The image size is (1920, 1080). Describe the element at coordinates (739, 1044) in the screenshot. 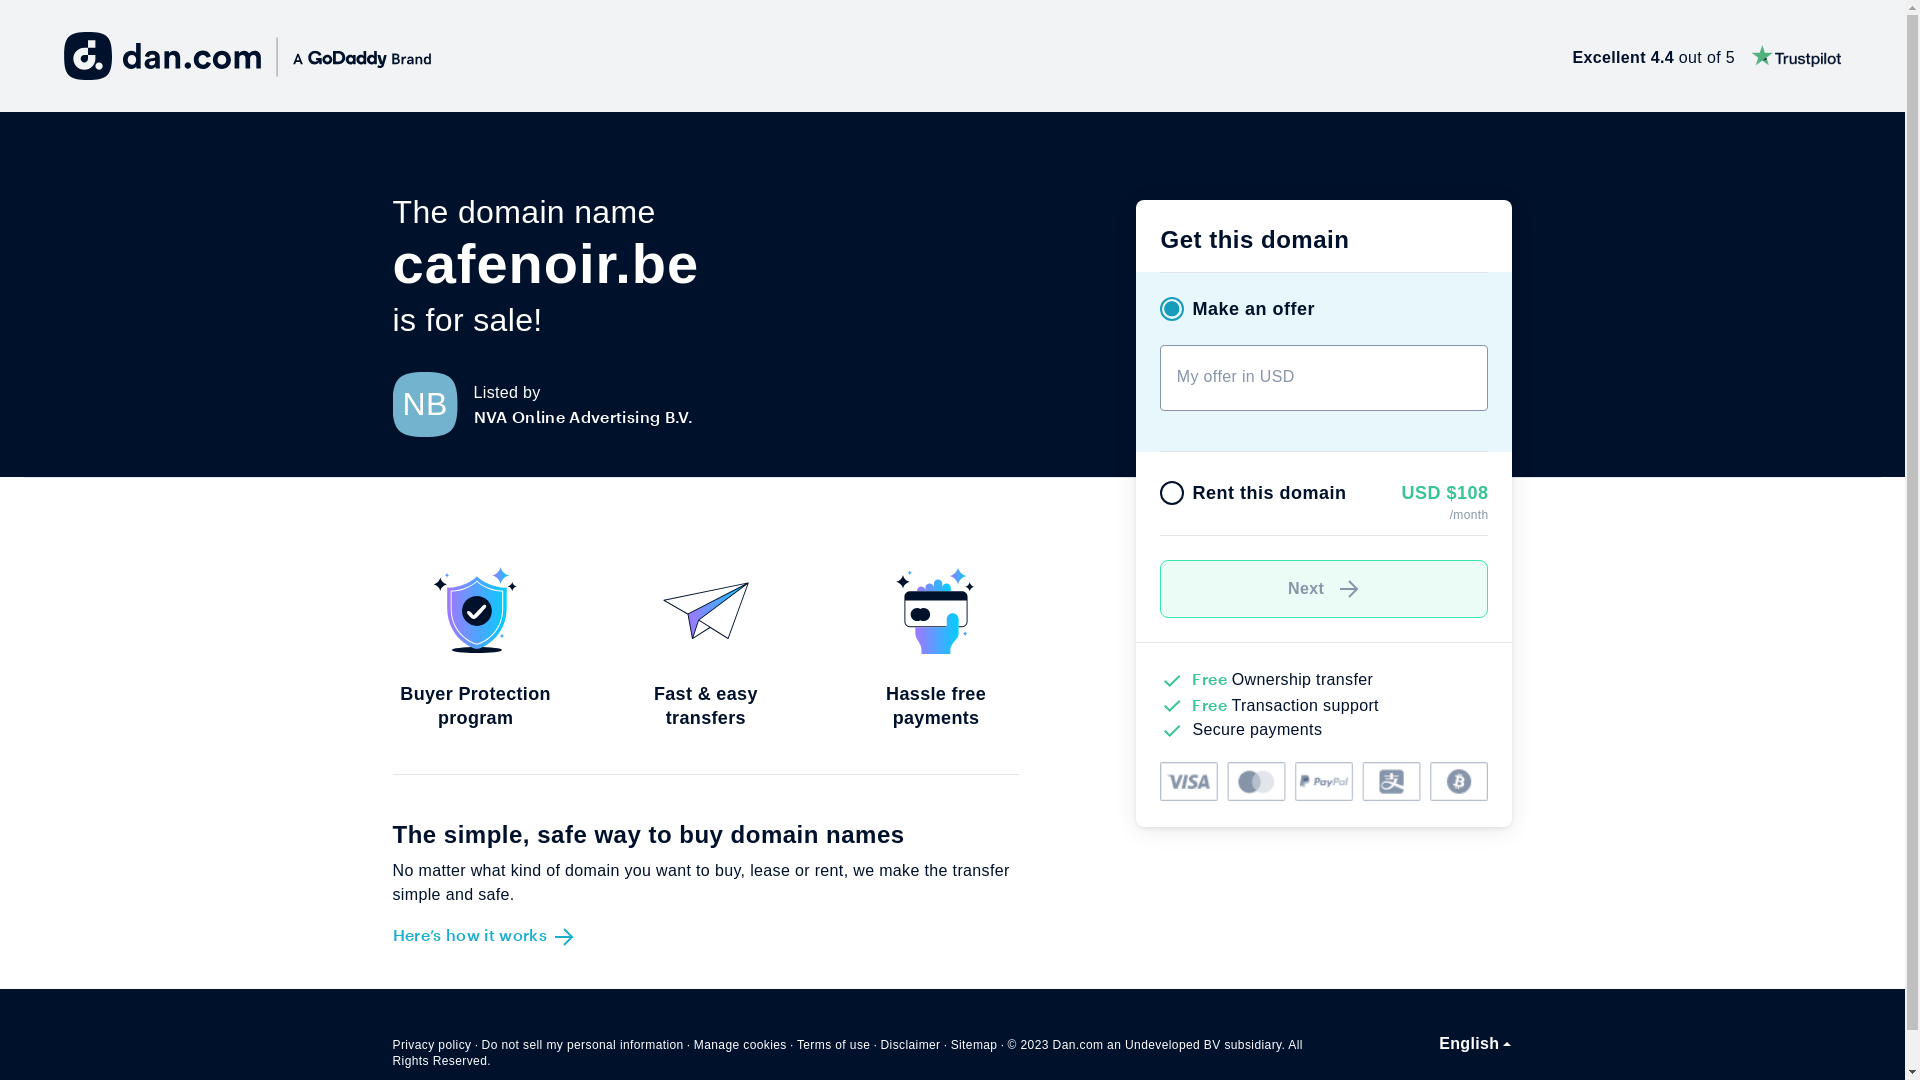

I see `'Manage cookies'` at that location.